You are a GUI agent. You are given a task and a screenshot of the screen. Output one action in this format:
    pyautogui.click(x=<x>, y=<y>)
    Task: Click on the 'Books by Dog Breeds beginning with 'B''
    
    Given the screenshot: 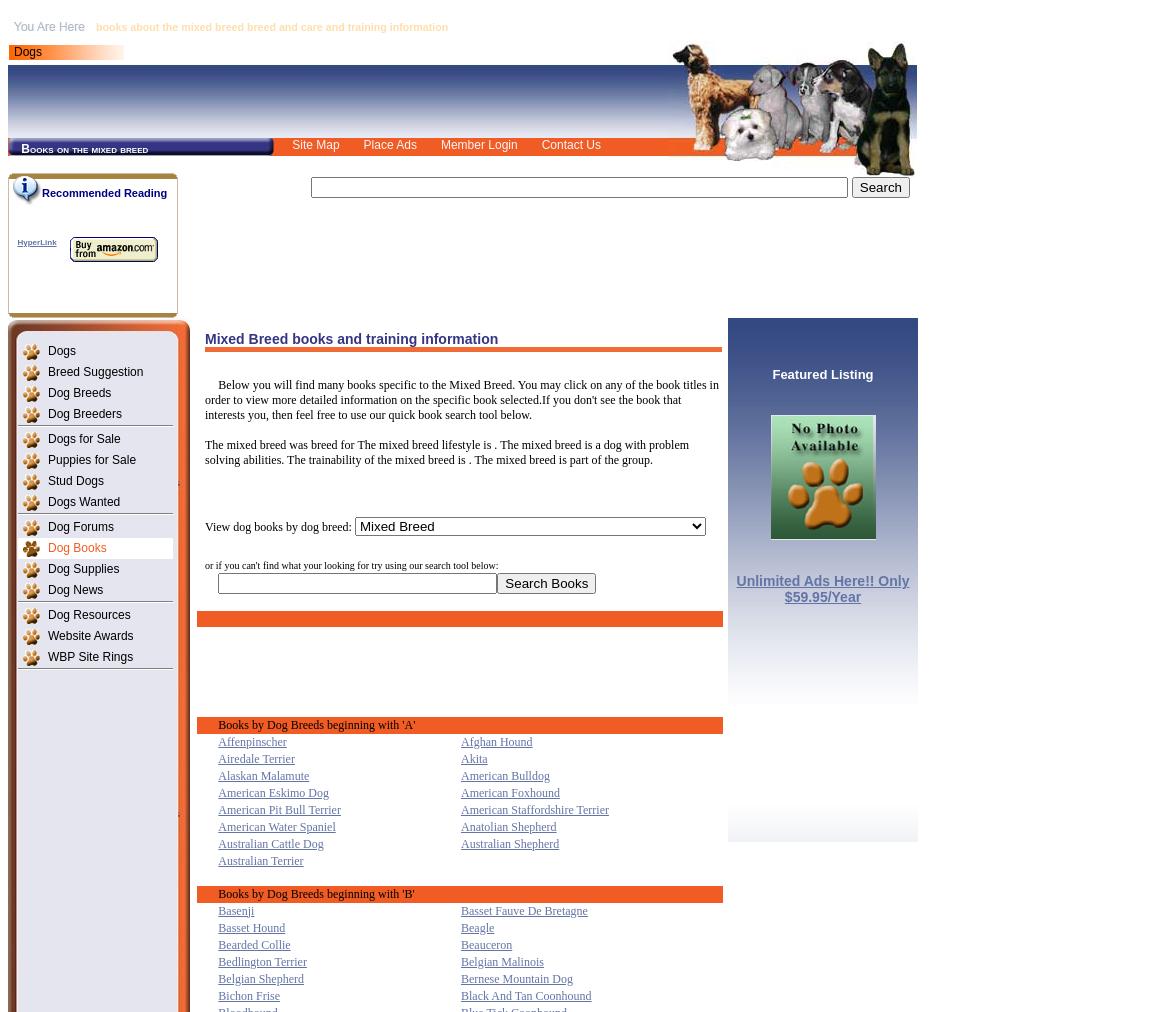 What is the action you would take?
    pyautogui.click(x=316, y=892)
    